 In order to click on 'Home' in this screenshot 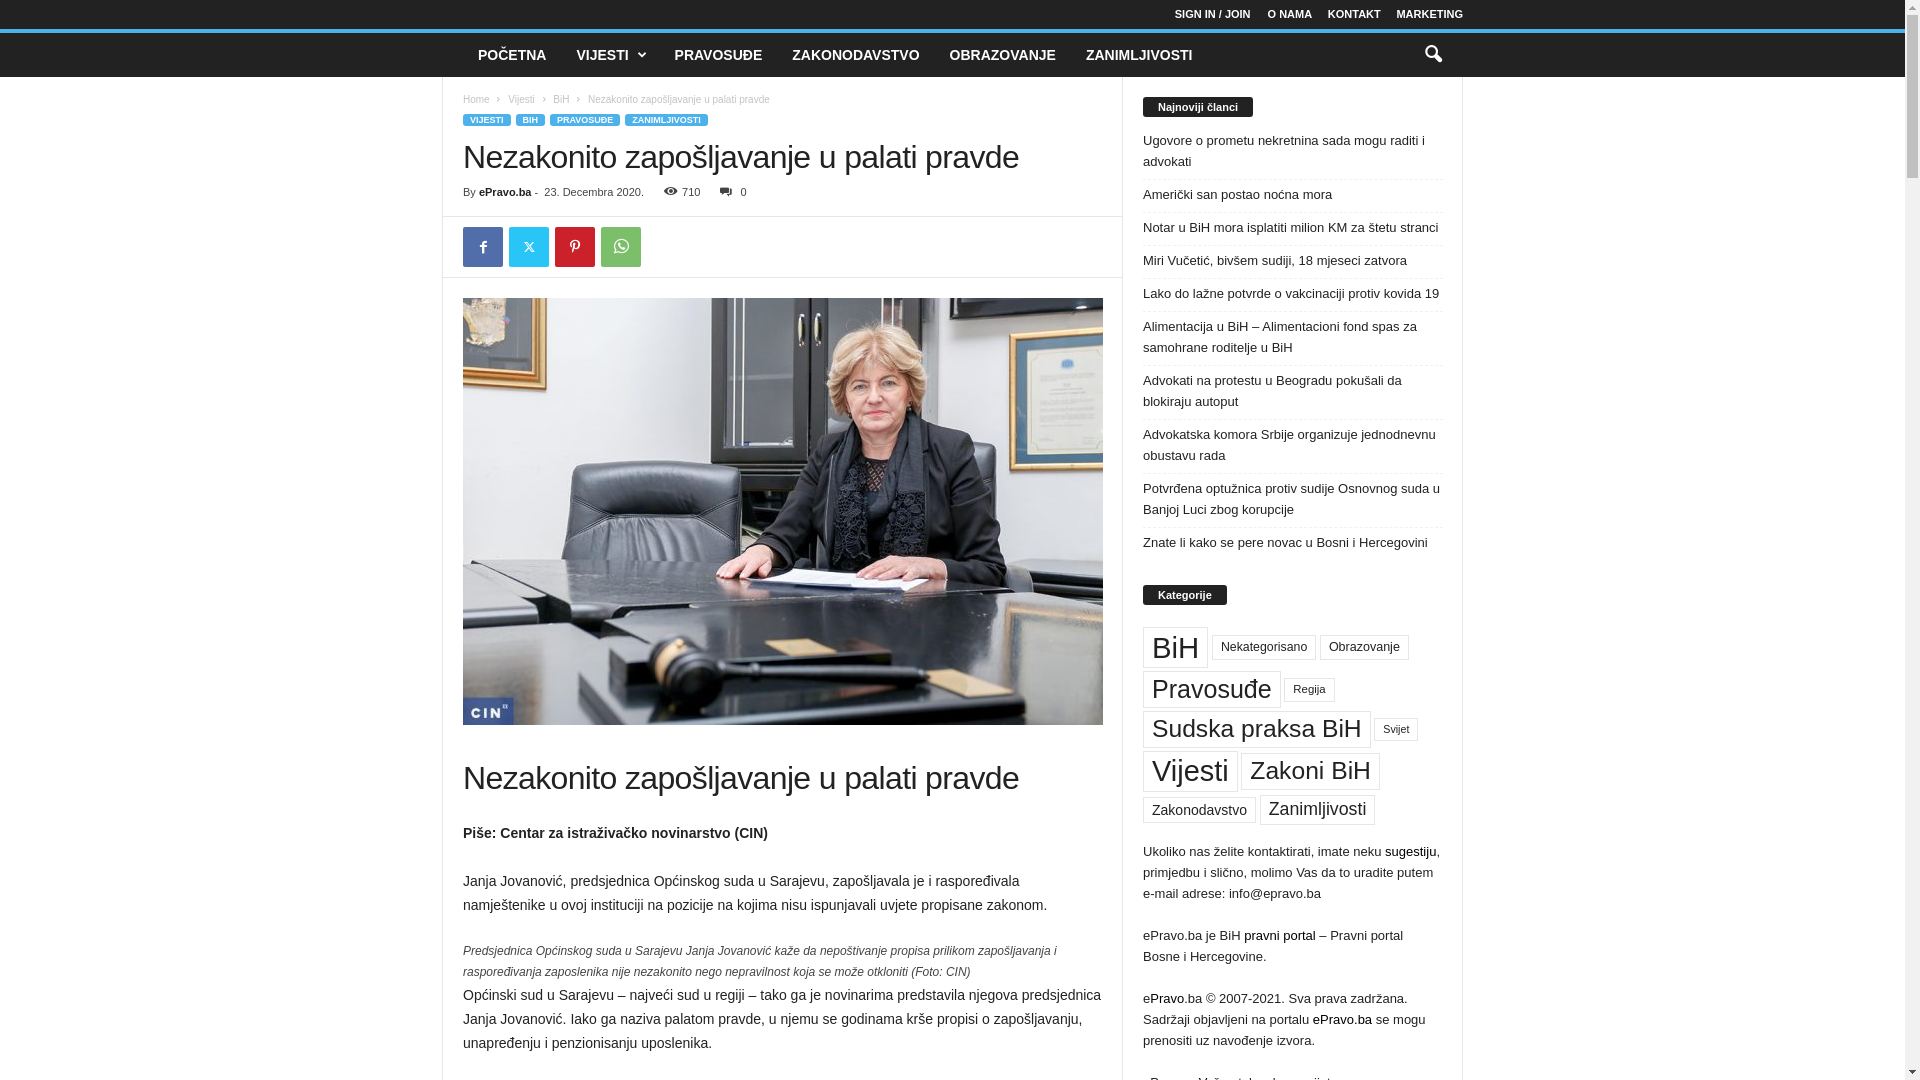, I will do `click(461, 99)`.